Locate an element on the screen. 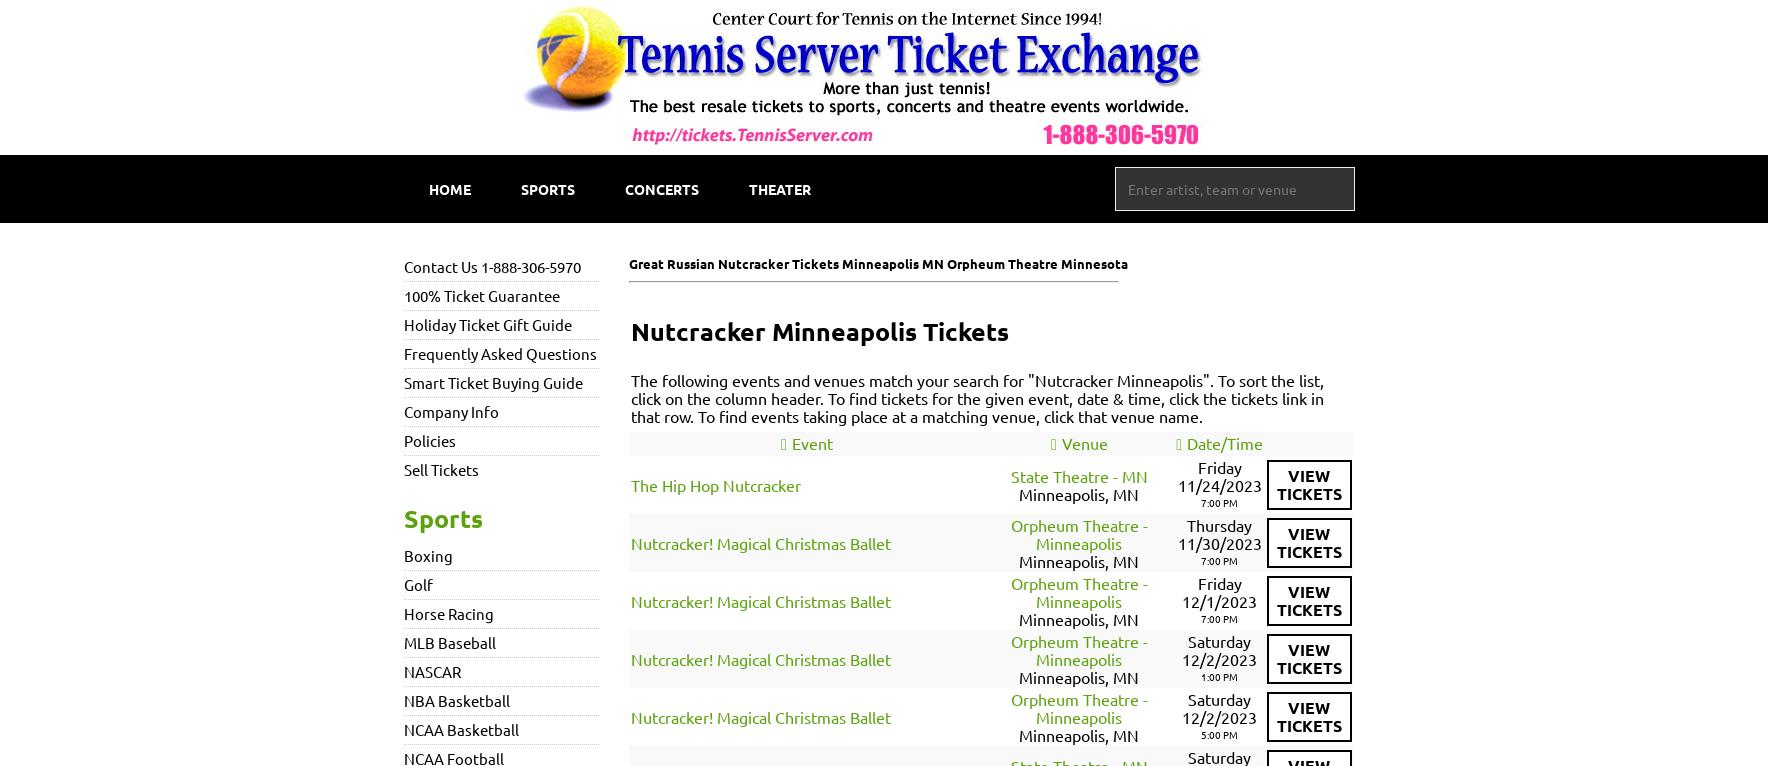  'Holiday Ticket Gift Guide' is located at coordinates (486, 323).